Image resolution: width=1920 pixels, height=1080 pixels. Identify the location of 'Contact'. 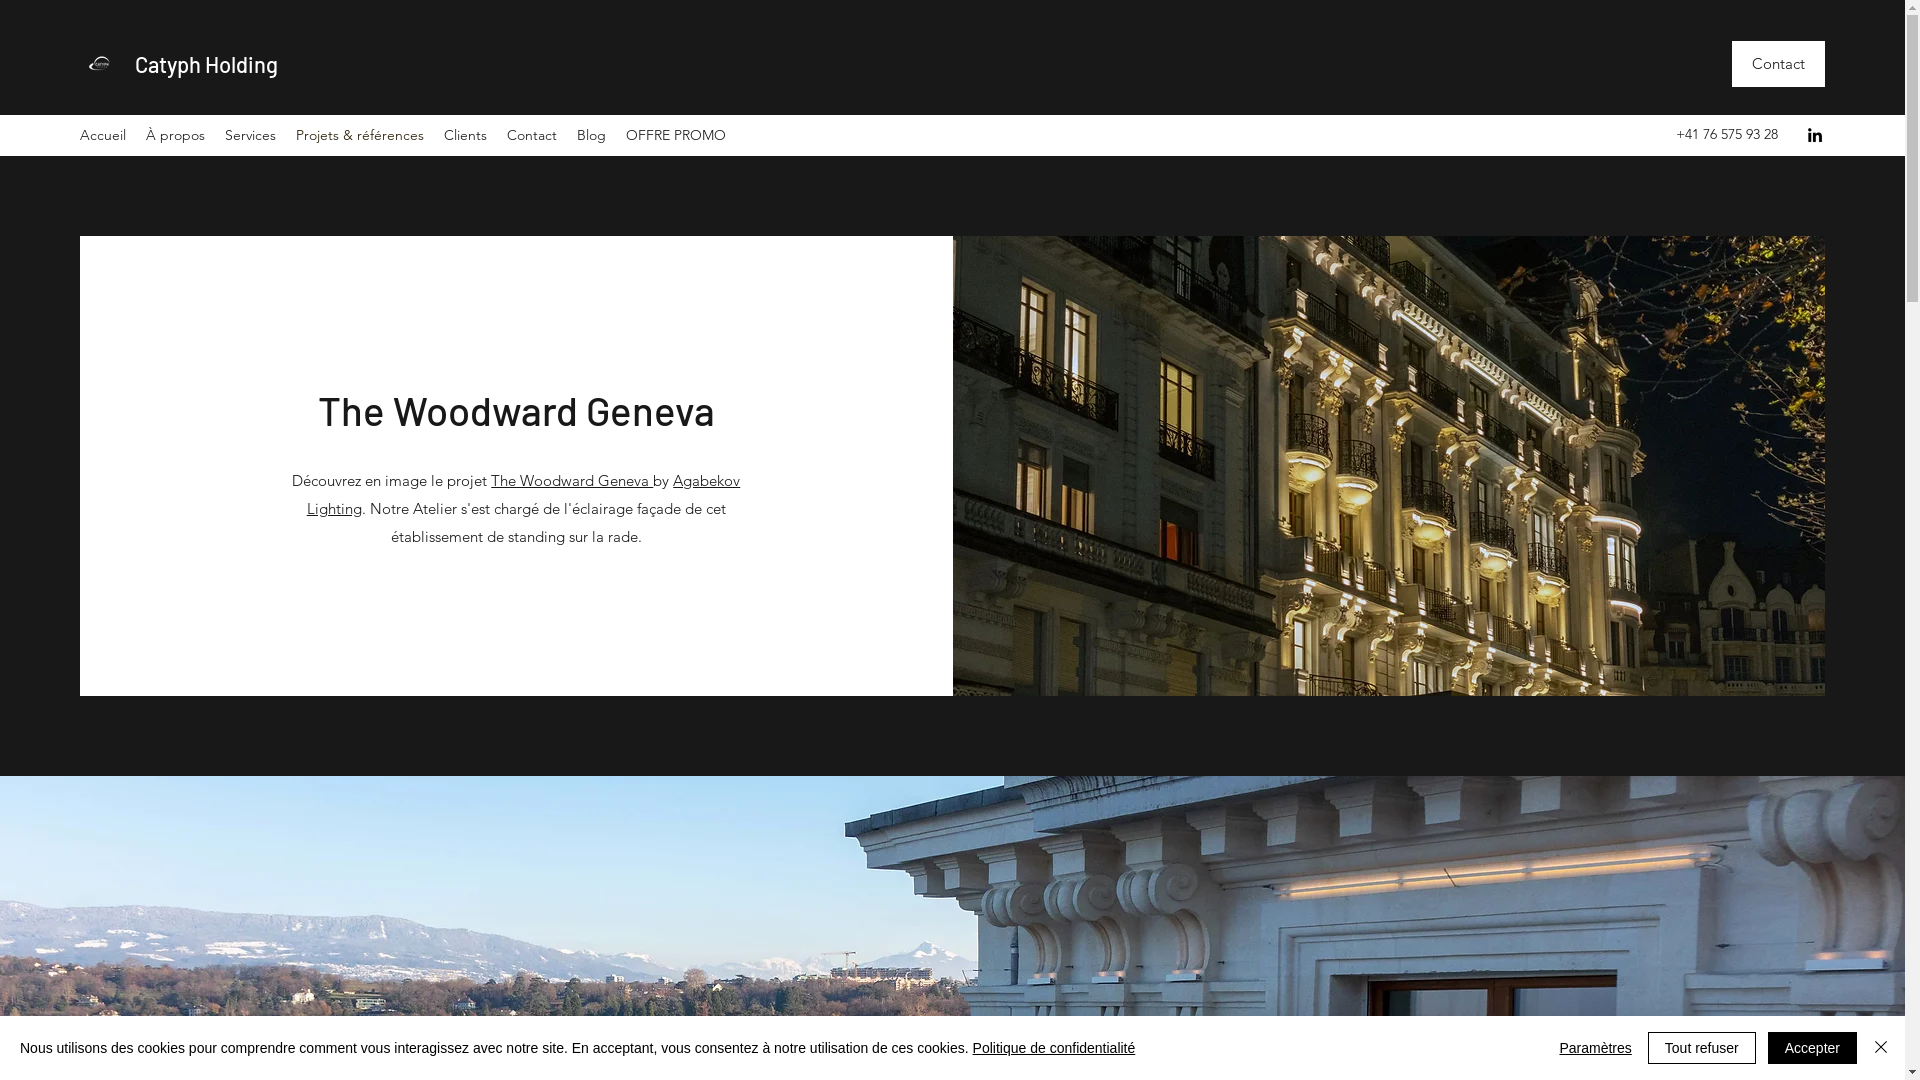
(1778, 63).